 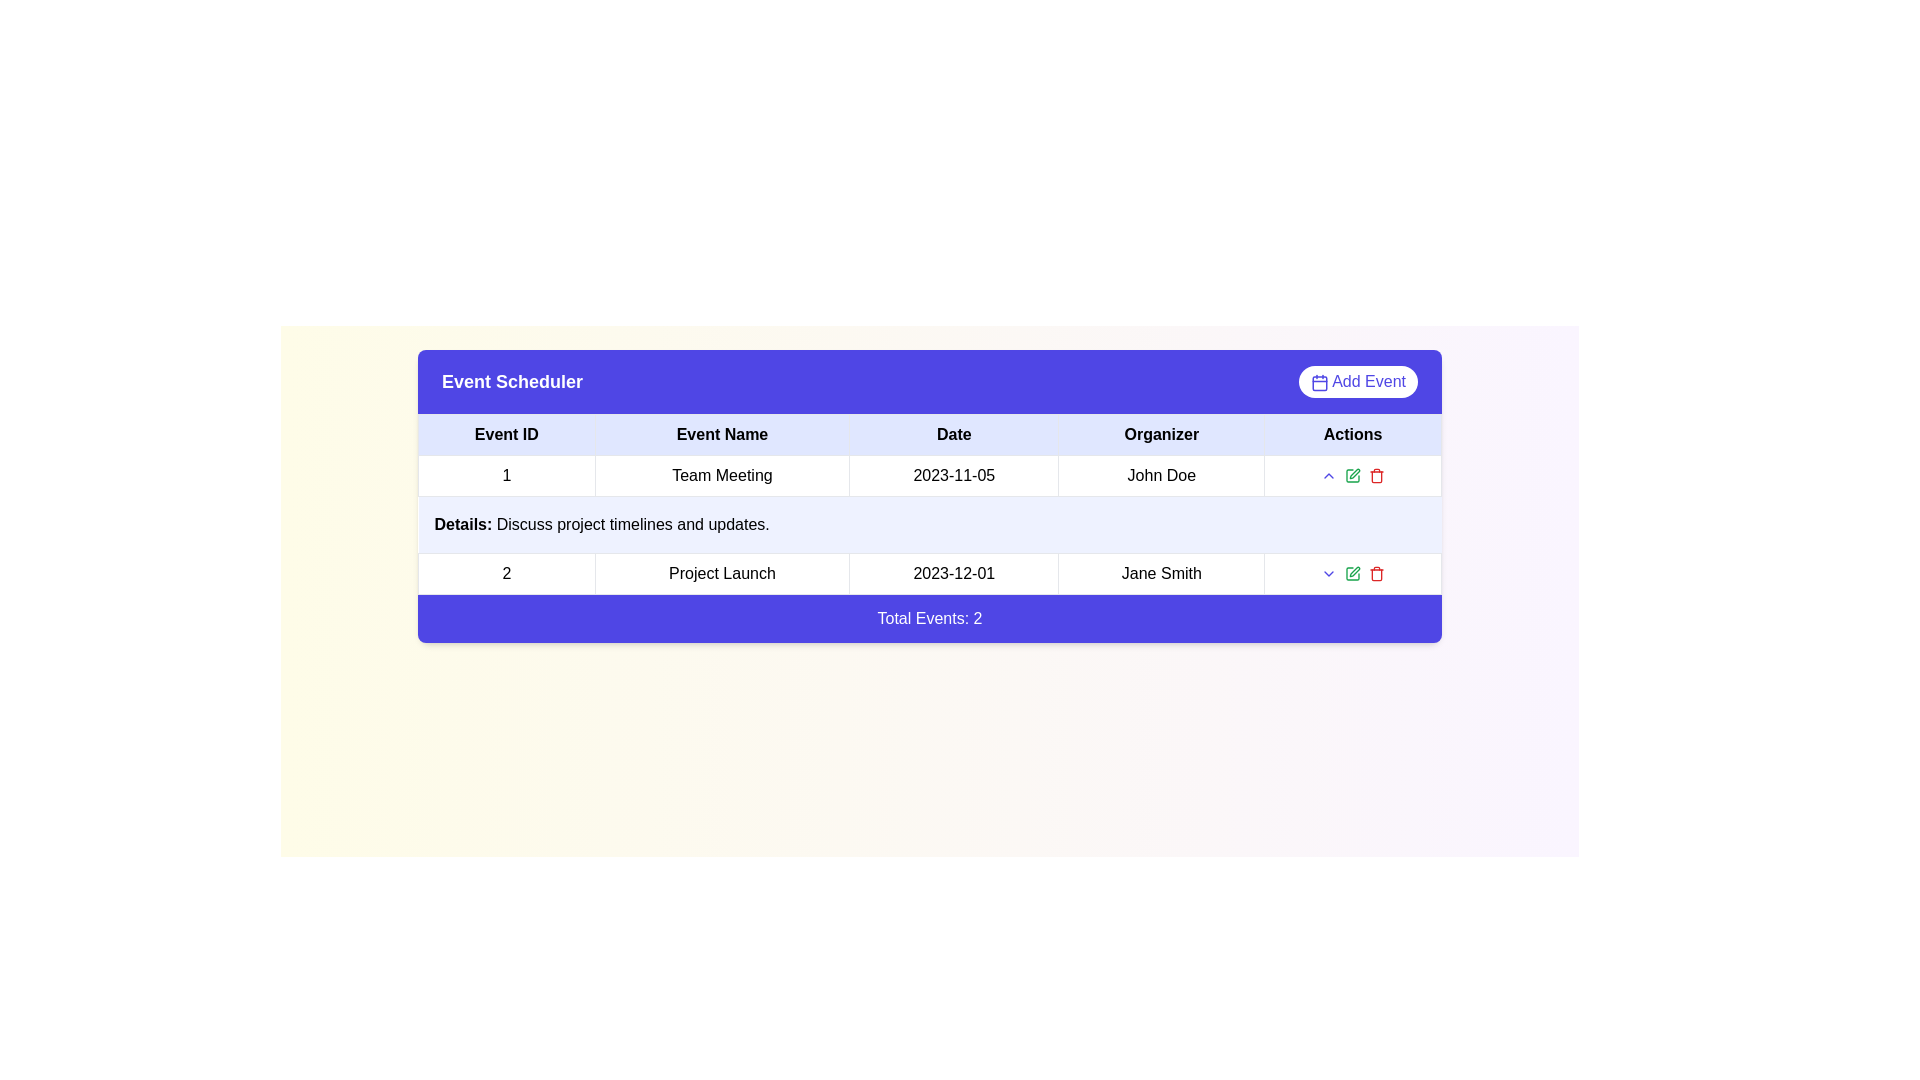 What do you see at coordinates (1376, 475) in the screenshot?
I see `the red trash bin icon in the 'Actions' column of the second table row` at bounding box center [1376, 475].